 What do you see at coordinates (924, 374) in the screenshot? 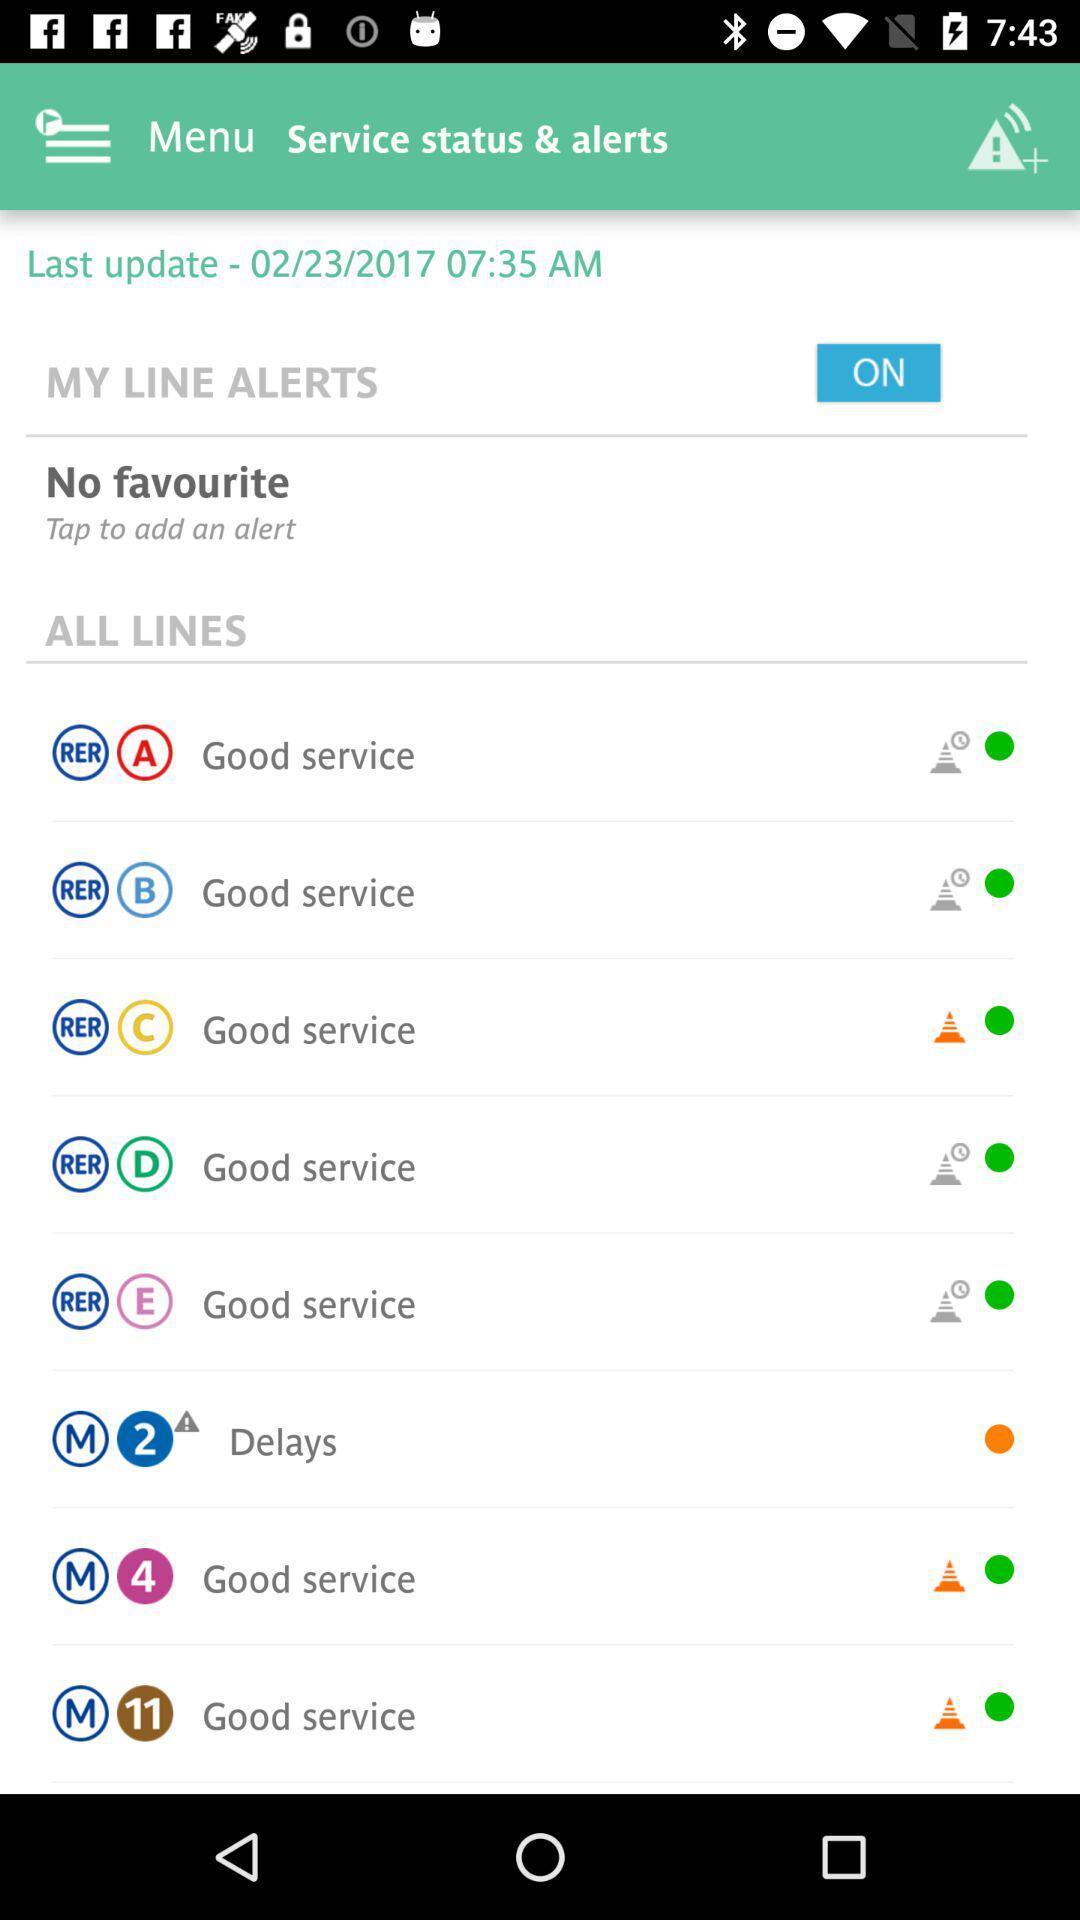
I see `the icon next to my line alerts item` at bounding box center [924, 374].